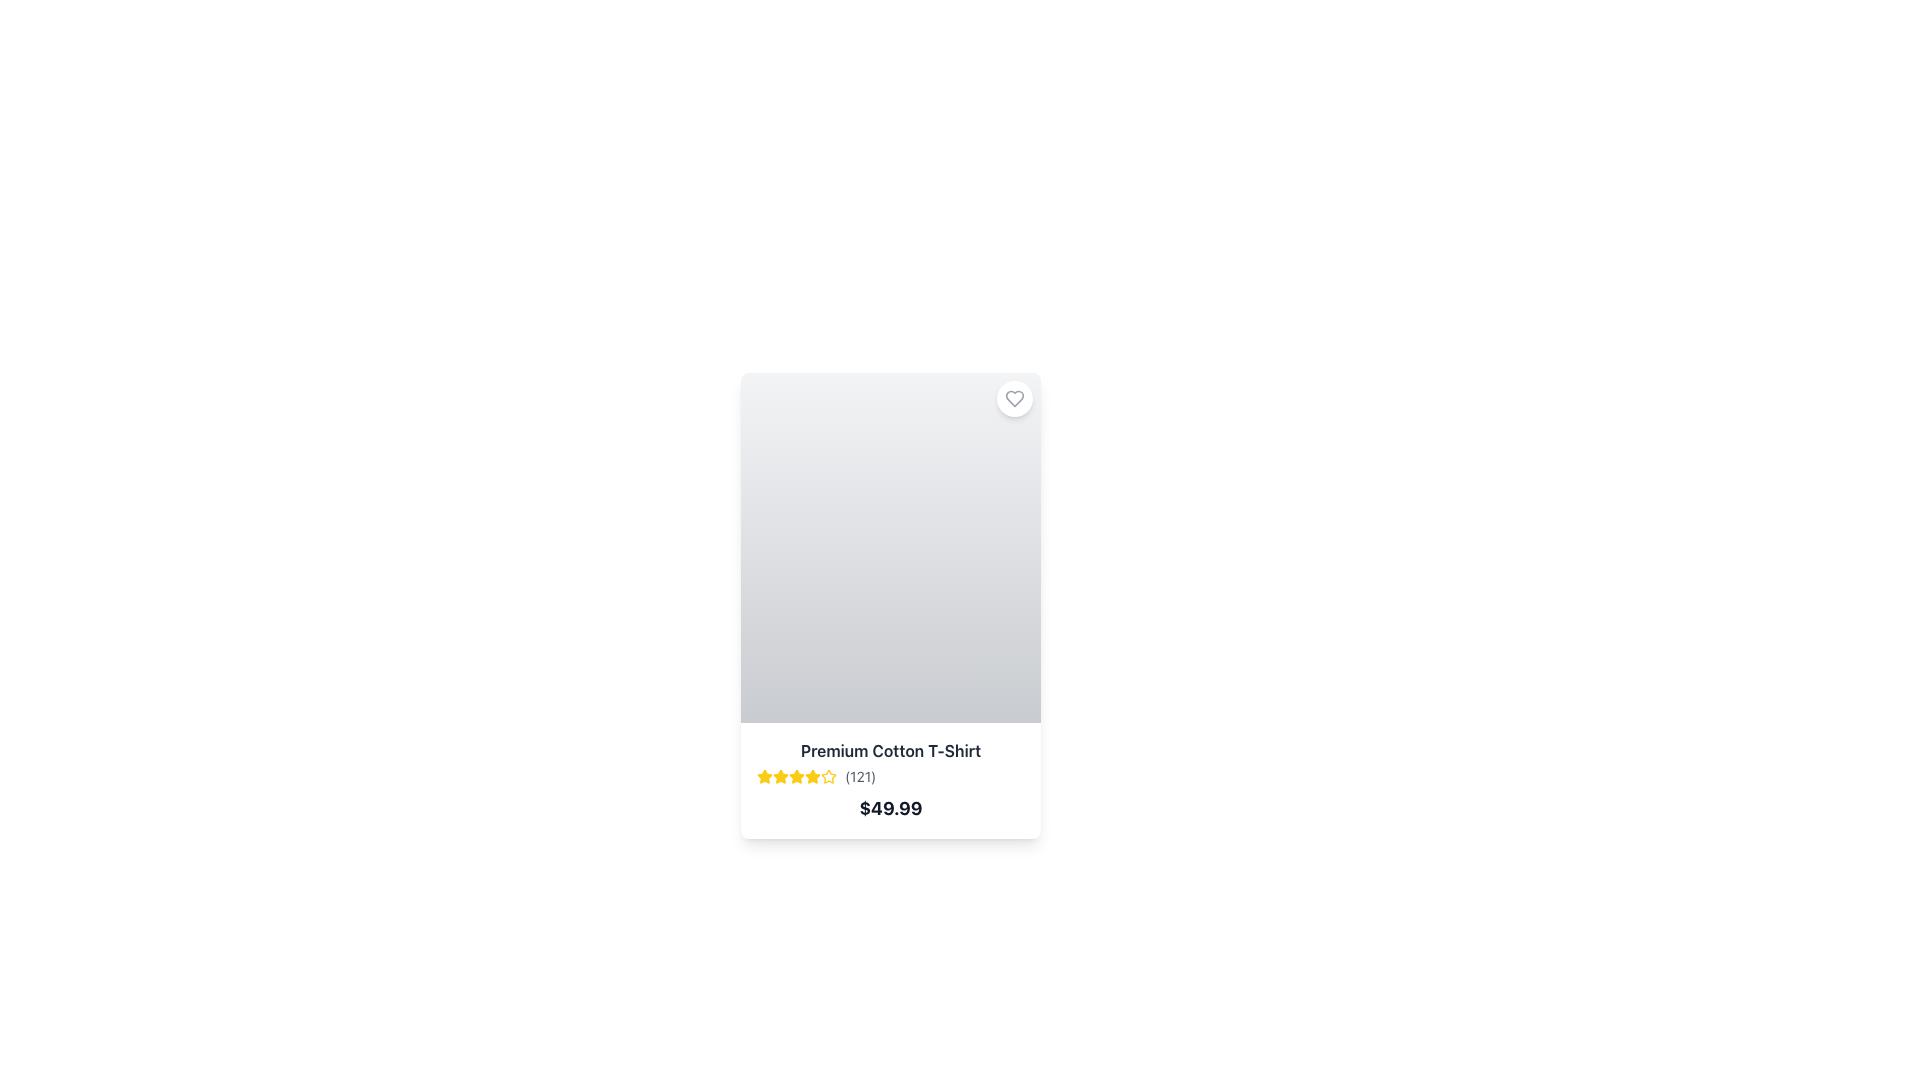 The image size is (1920, 1080). Describe the element at coordinates (795, 775) in the screenshot. I see `the fourth star in the star-based rating system to interact with the rating system` at that location.